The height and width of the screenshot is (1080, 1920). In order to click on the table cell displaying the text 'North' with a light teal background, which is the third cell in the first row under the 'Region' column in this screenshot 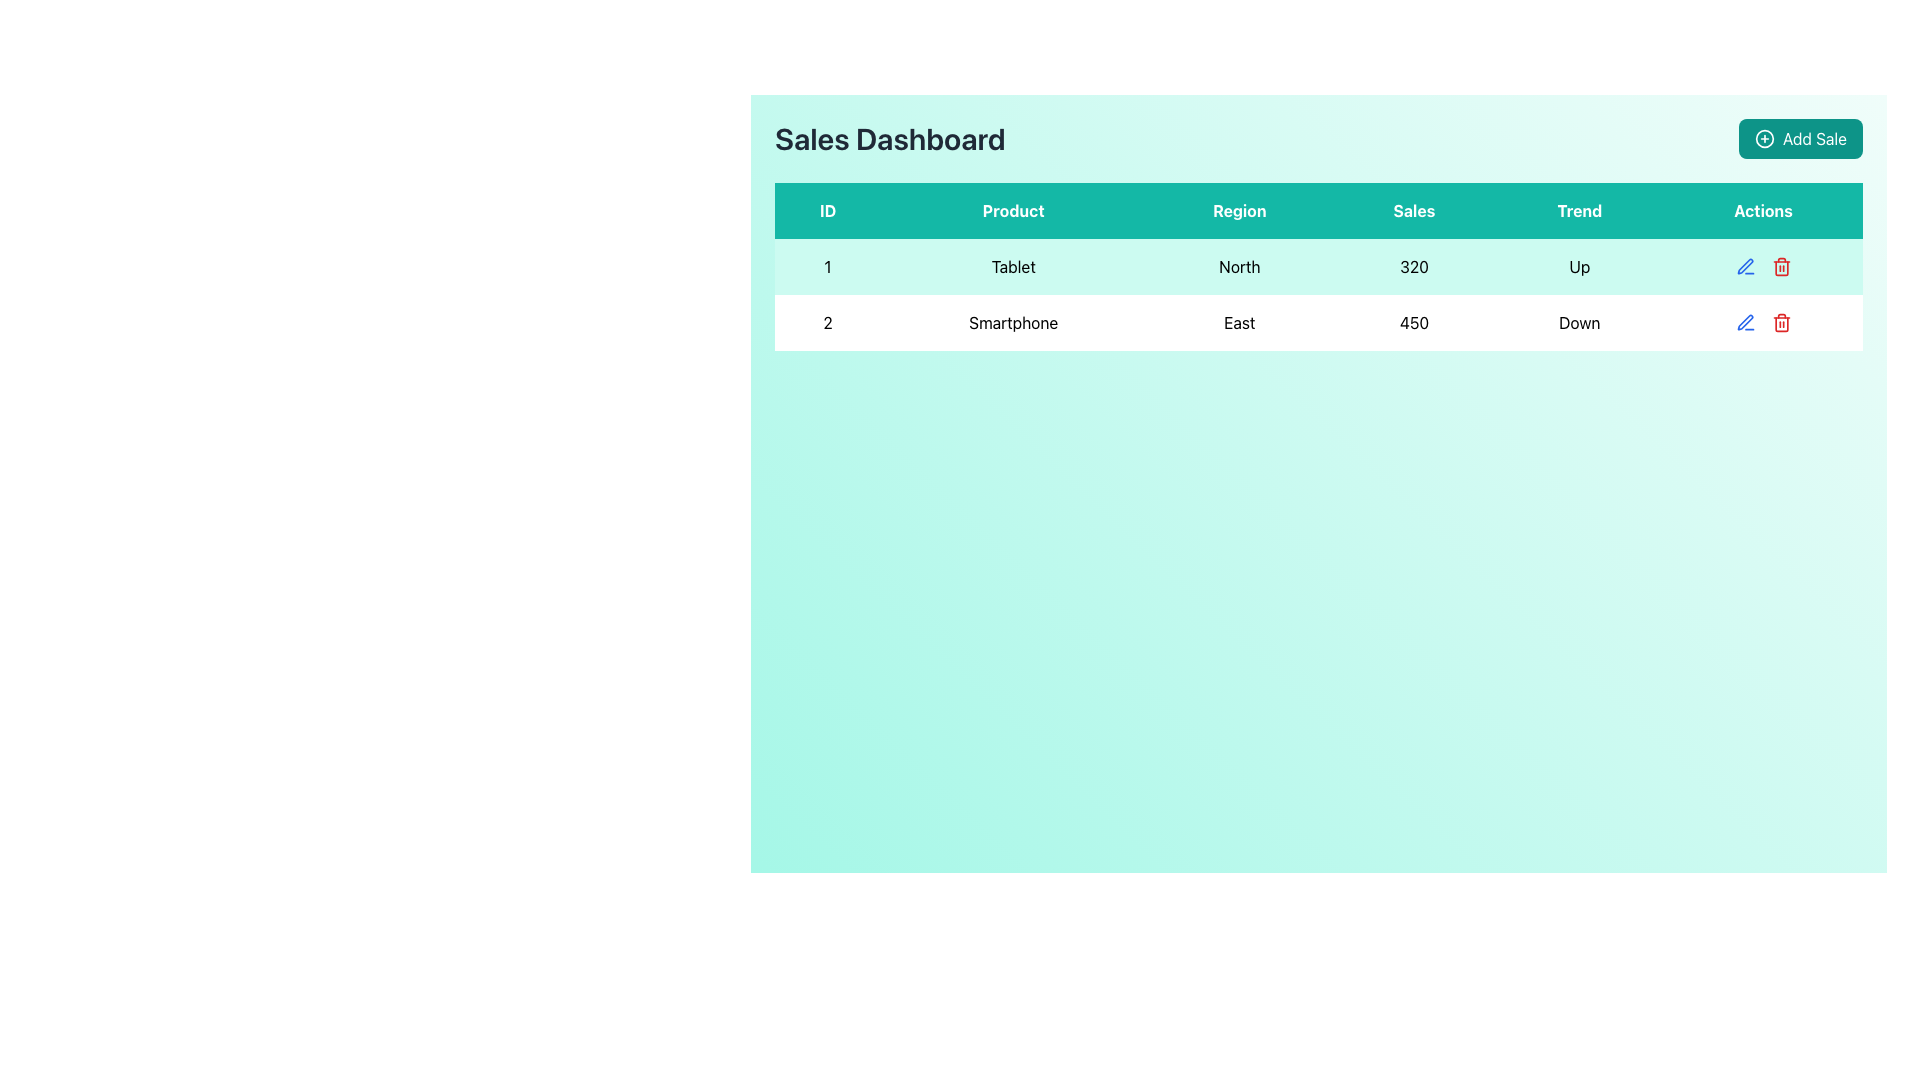, I will do `click(1238, 265)`.